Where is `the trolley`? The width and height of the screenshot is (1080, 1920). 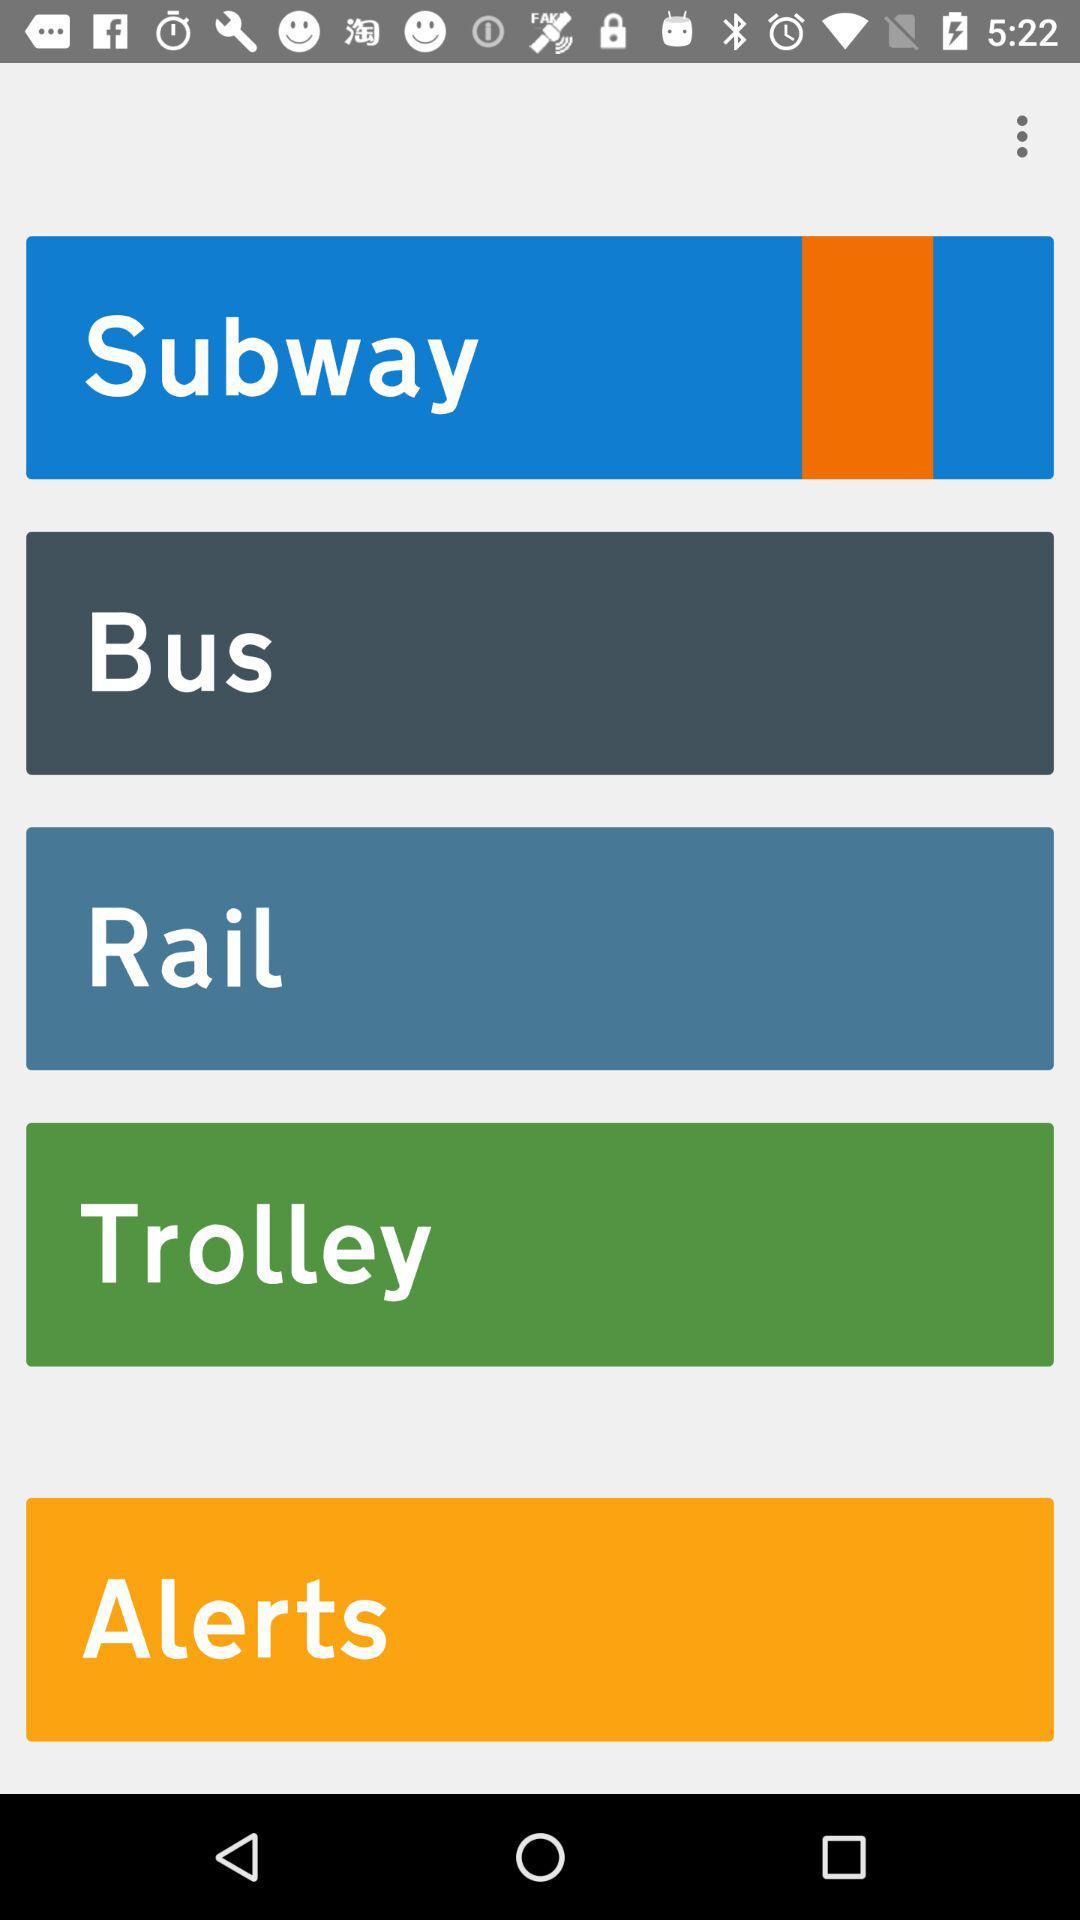
the trolley is located at coordinates (540, 1243).